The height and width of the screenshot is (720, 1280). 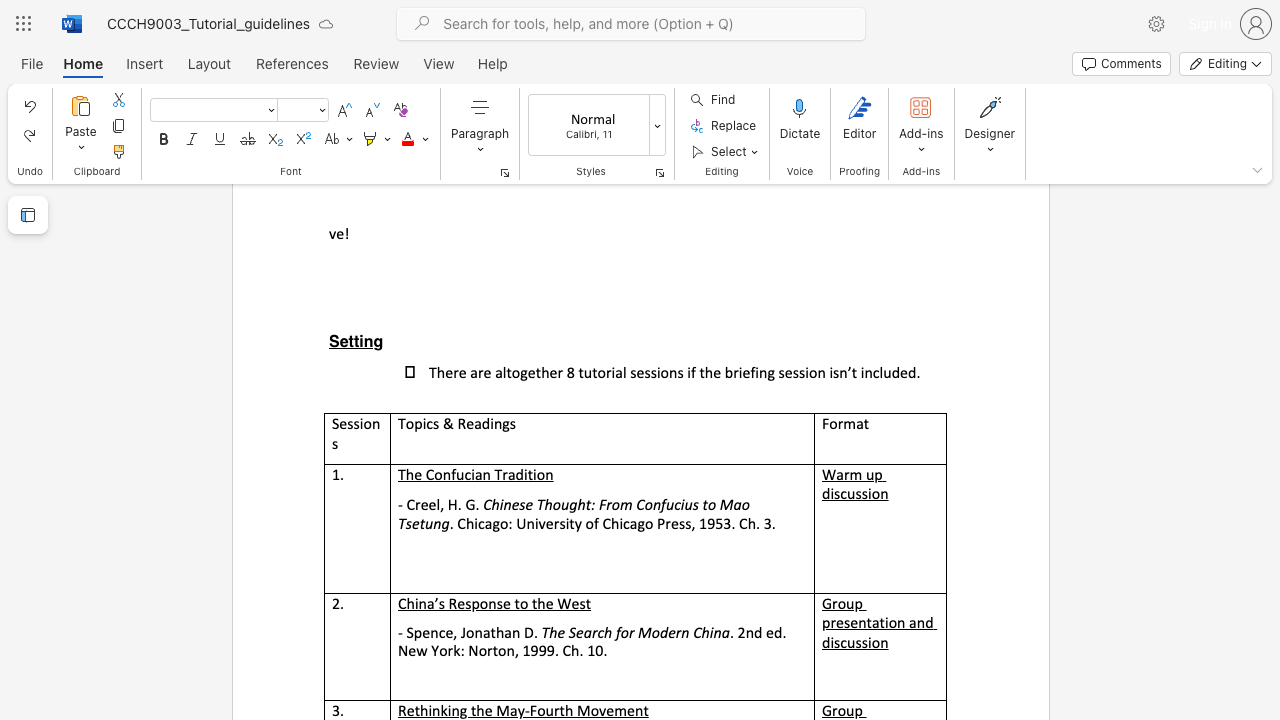 What do you see at coordinates (411, 522) in the screenshot?
I see `the subset text "et" within the text "Chinese Thought: From Confucius to Mao Tsetung"` at bounding box center [411, 522].